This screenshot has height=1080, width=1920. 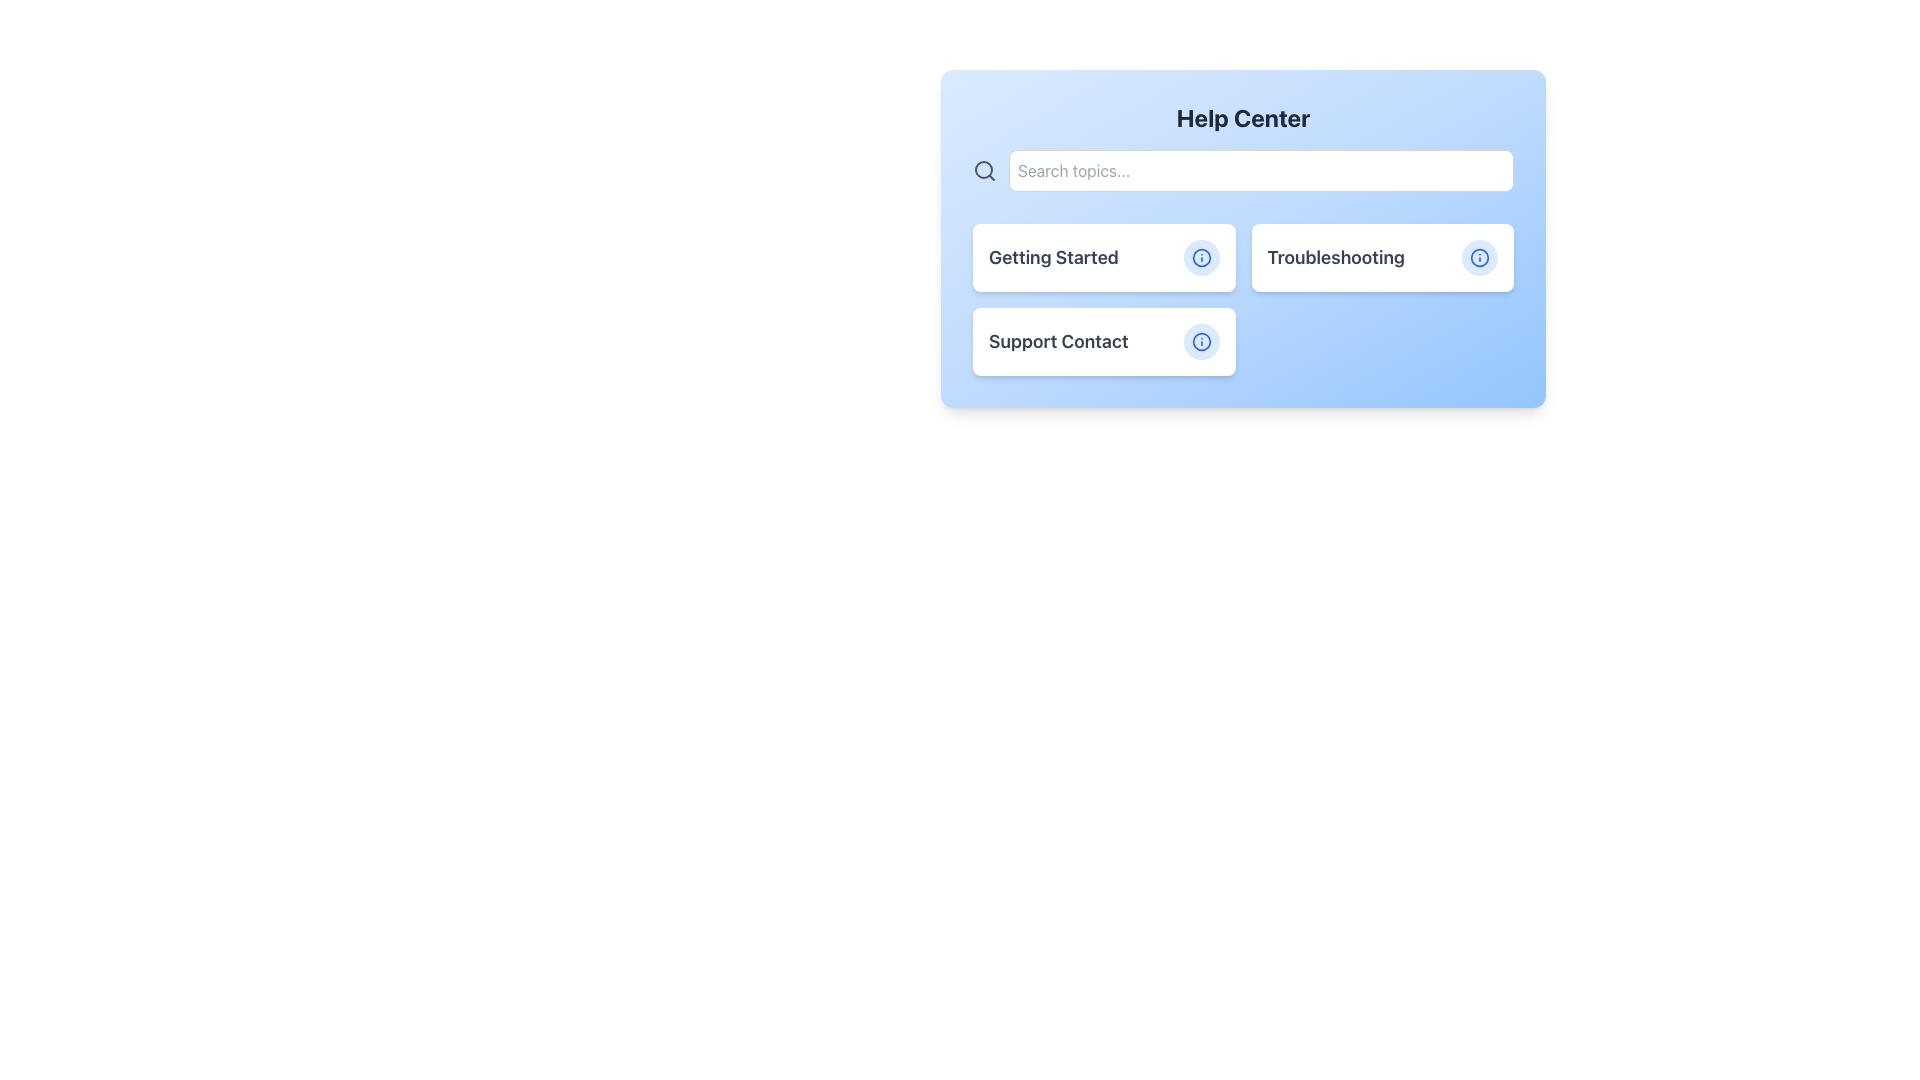 I want to click on the button located at the top-right corner of the 'Getting Started' section within the help menu, so click(x=1200, y=257).